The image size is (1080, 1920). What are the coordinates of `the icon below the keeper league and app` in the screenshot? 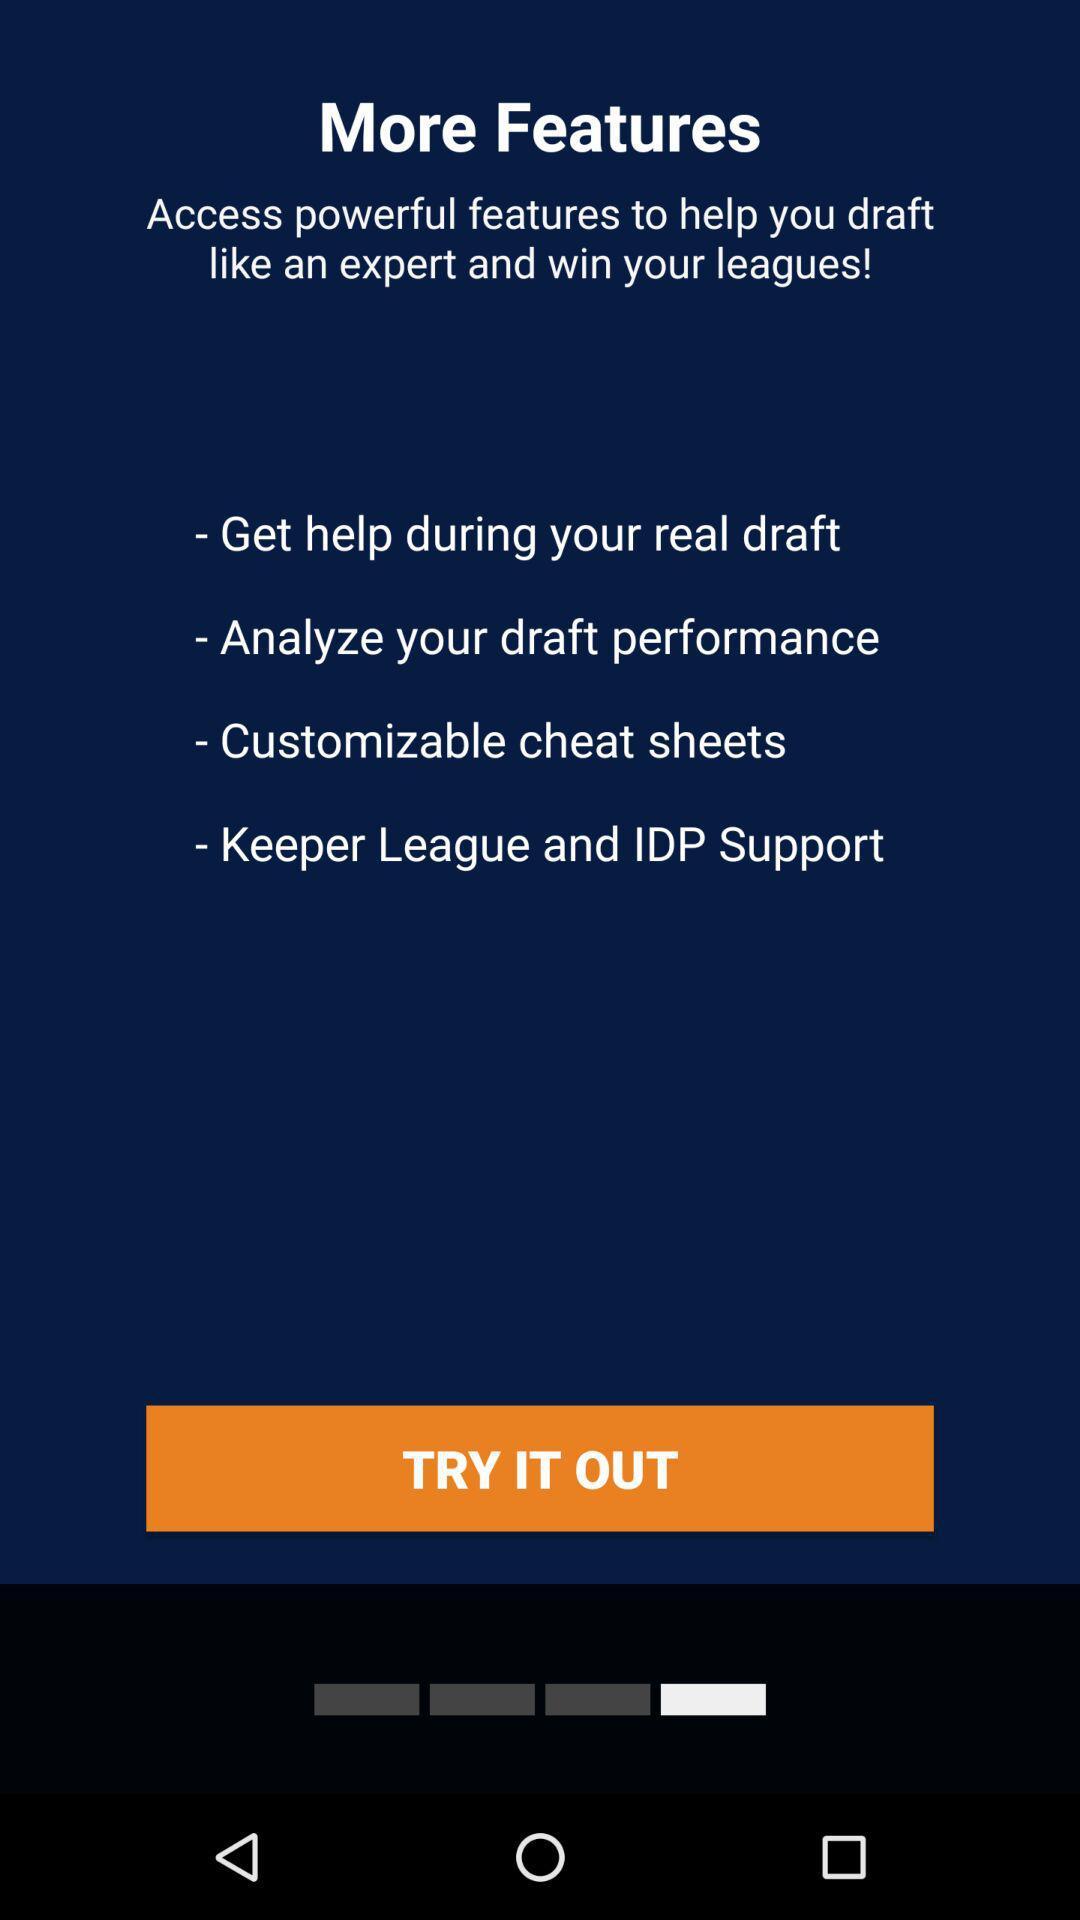 It's located at (540, 1468).